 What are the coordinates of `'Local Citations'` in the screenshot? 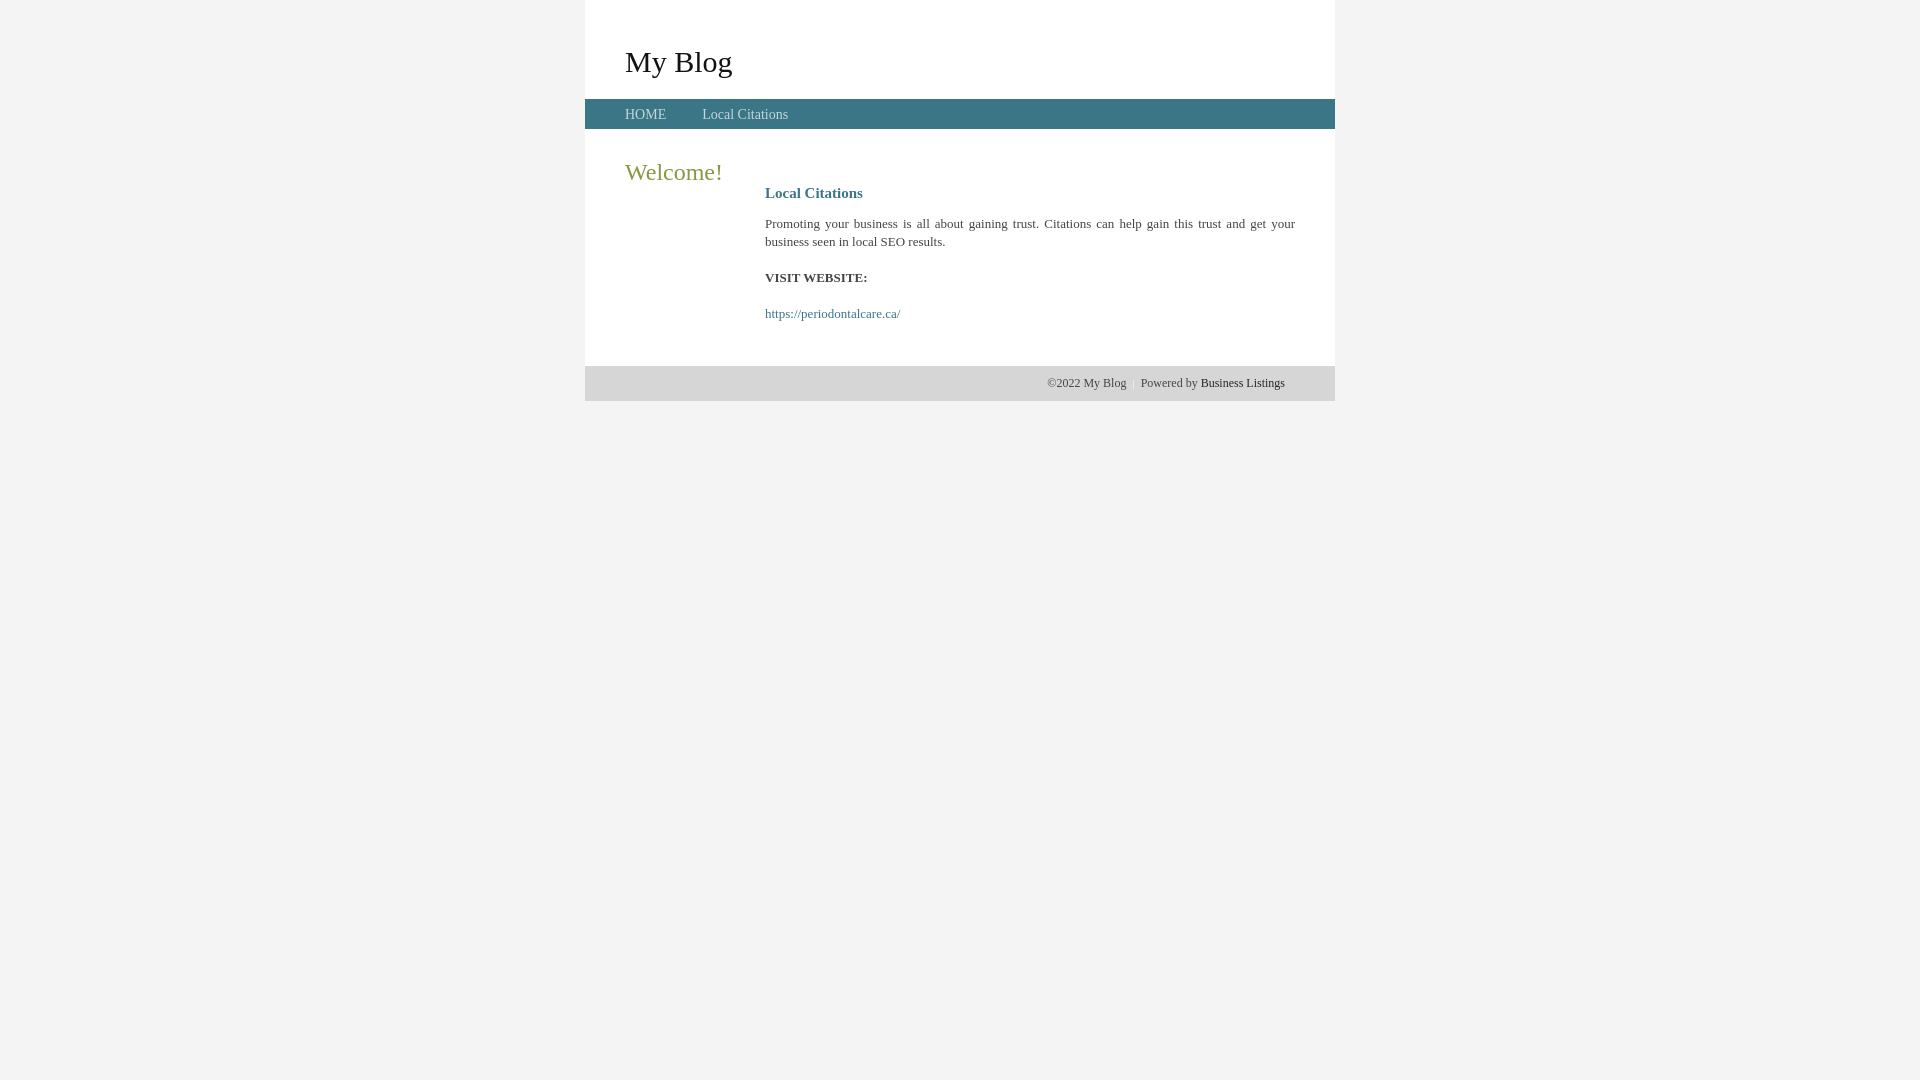 It's located at (701, 114).